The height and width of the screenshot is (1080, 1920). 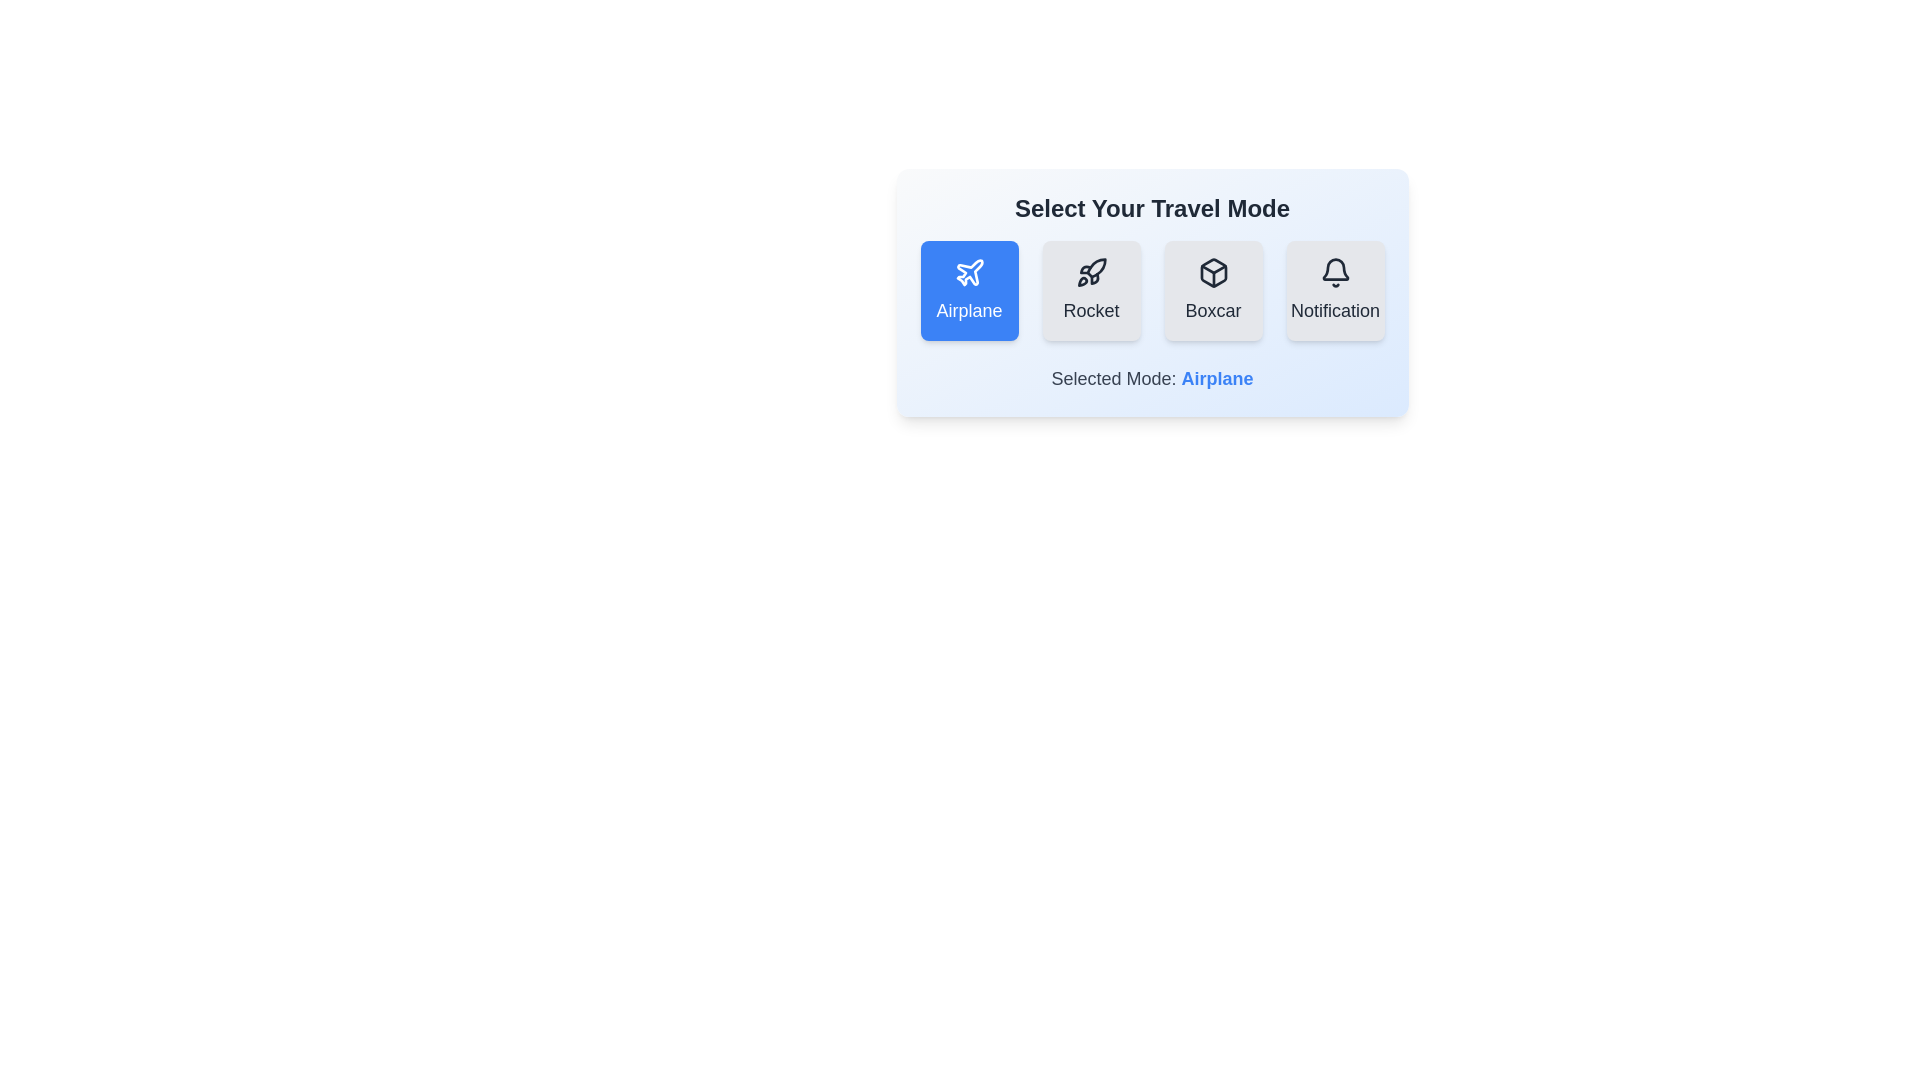 What do you see at coordinates (1335, 290) in the screenshot?
I see `the button corresponding to the travel mode Notification` at bounding box center [1335, 290].